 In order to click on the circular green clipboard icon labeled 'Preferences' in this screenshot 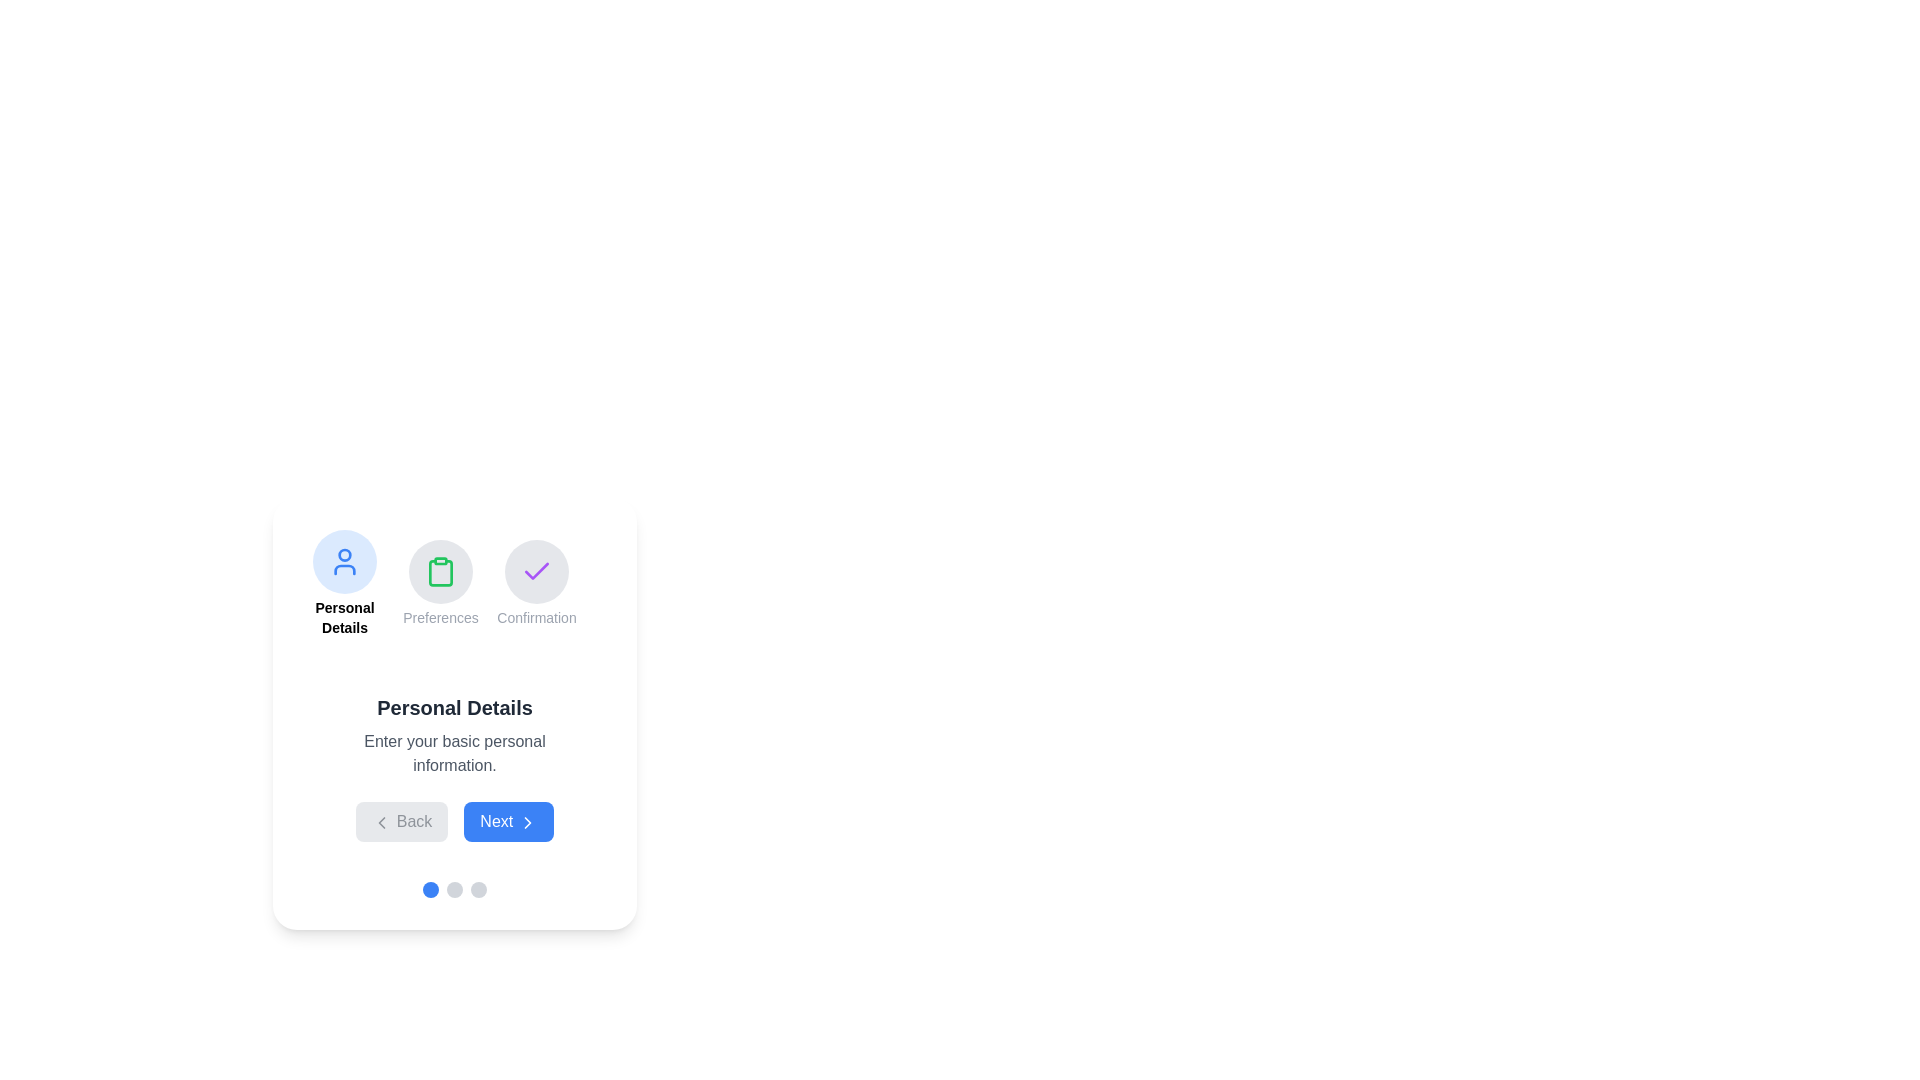, I will do `click(454, 583)`.